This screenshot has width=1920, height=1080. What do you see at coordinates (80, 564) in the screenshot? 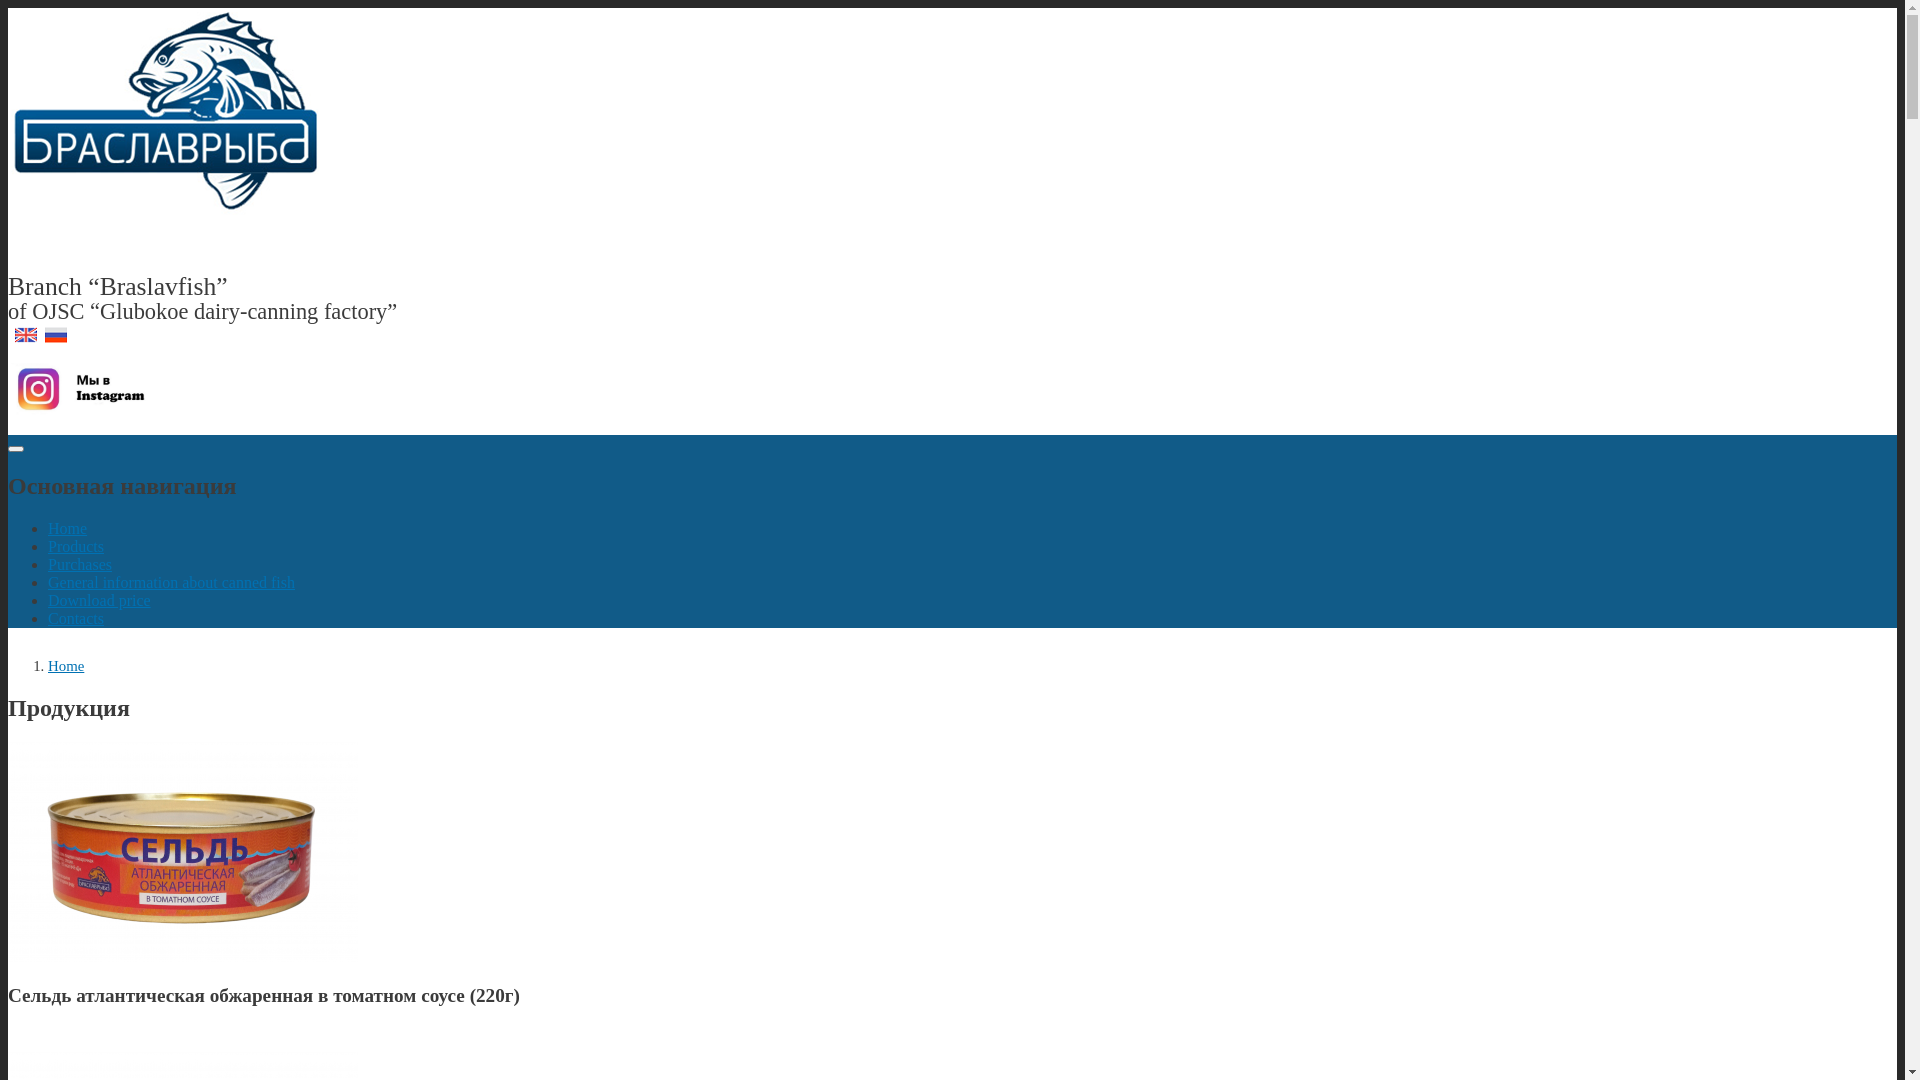
I see `'Purchases'` at bounding box center [80, 564].